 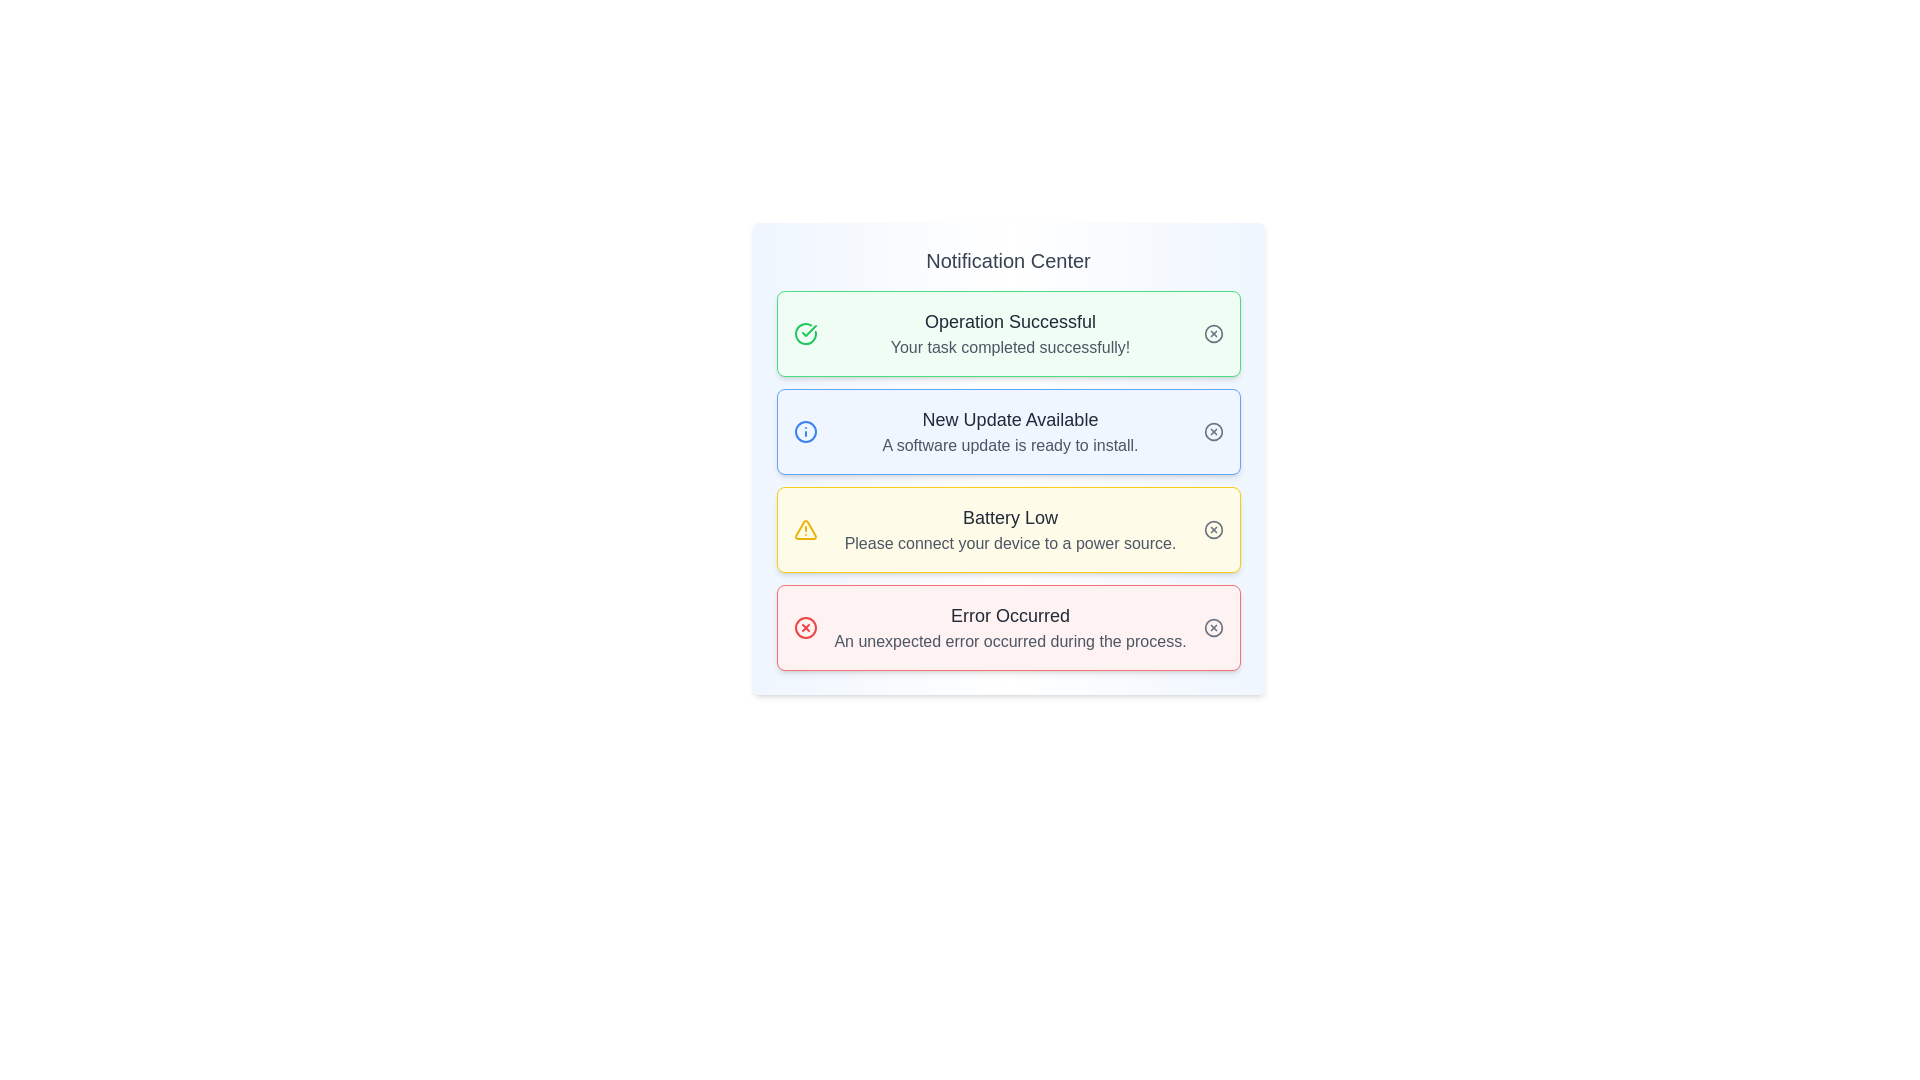 What do you see at coordinates (1010, 516) in the screenshot?
I see `the header text of the notification message, which is positioned within a yellow notification box summarizing the content of the notification` at bounding box center [1010, 516].